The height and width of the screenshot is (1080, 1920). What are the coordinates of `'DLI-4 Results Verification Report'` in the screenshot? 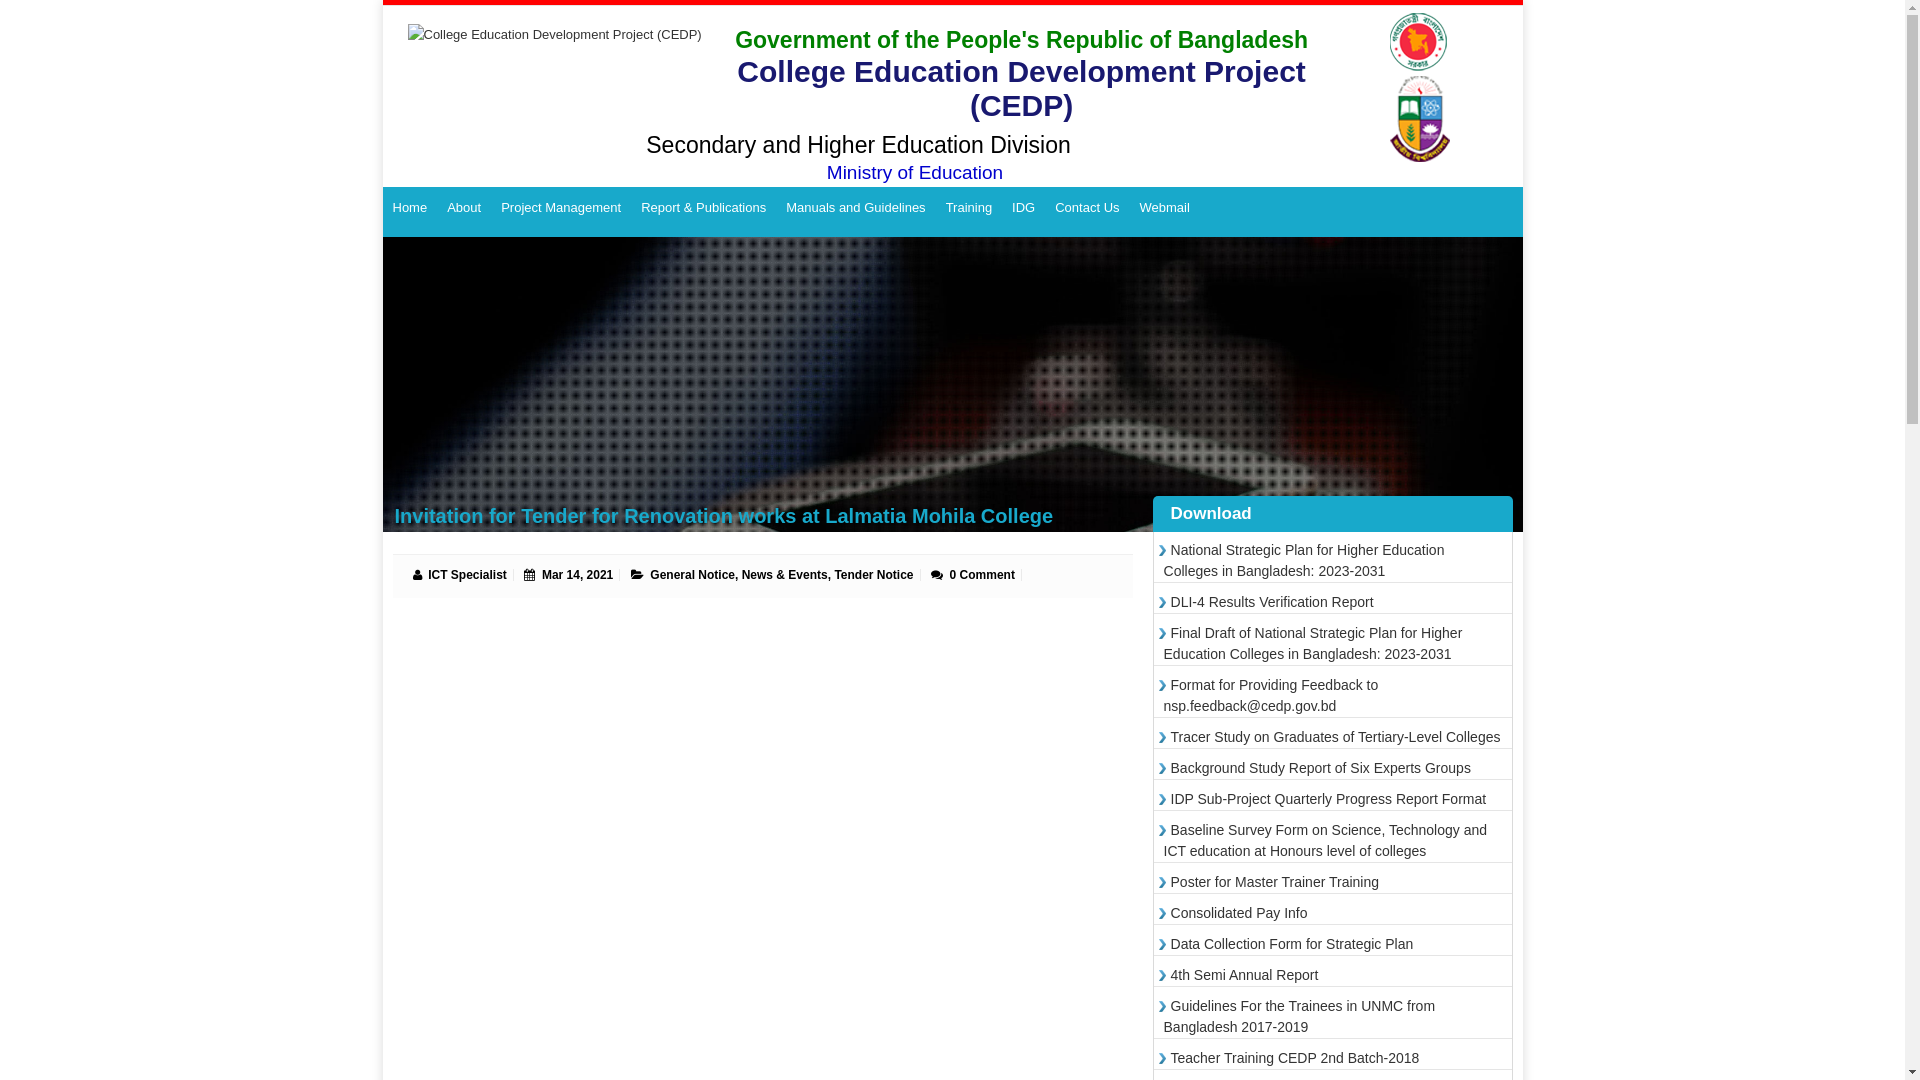 It's located at (1267, 600).